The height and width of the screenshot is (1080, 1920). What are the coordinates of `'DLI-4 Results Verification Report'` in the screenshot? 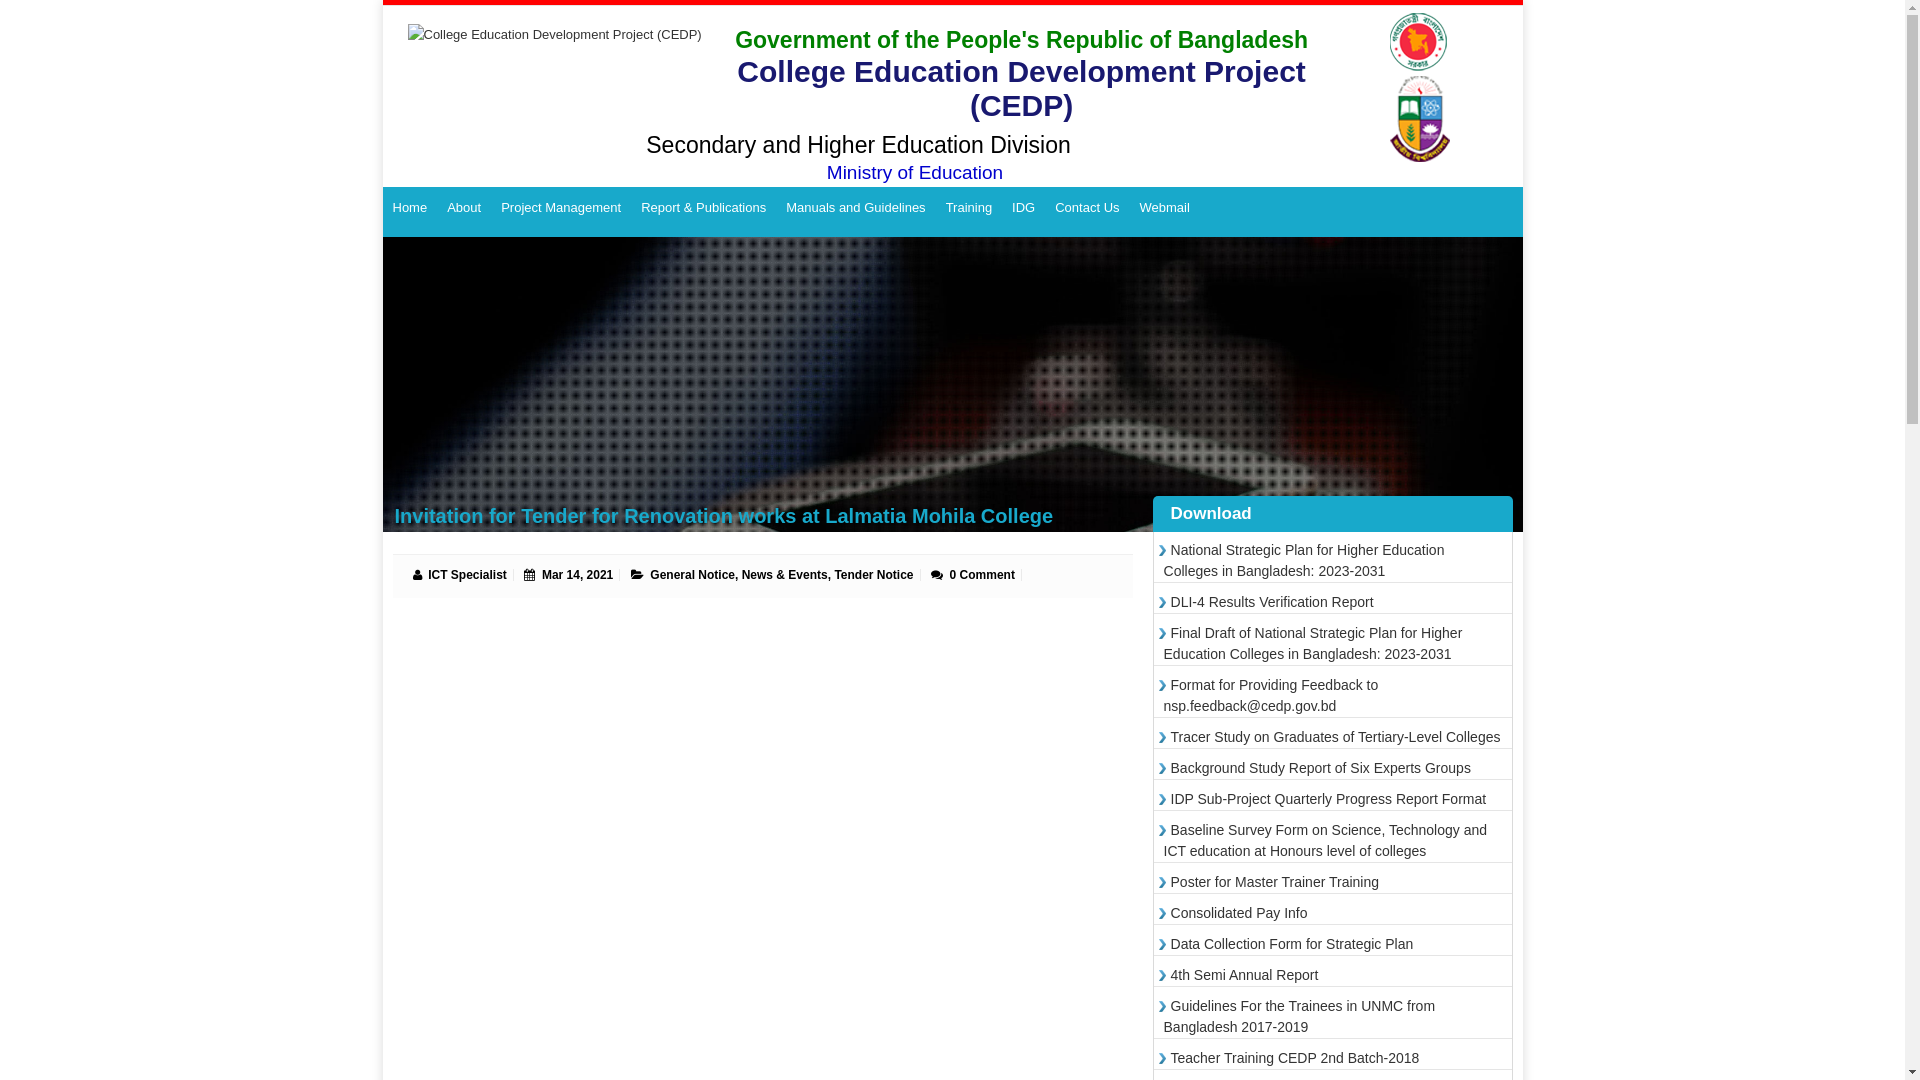 It's located at (1267, 600).